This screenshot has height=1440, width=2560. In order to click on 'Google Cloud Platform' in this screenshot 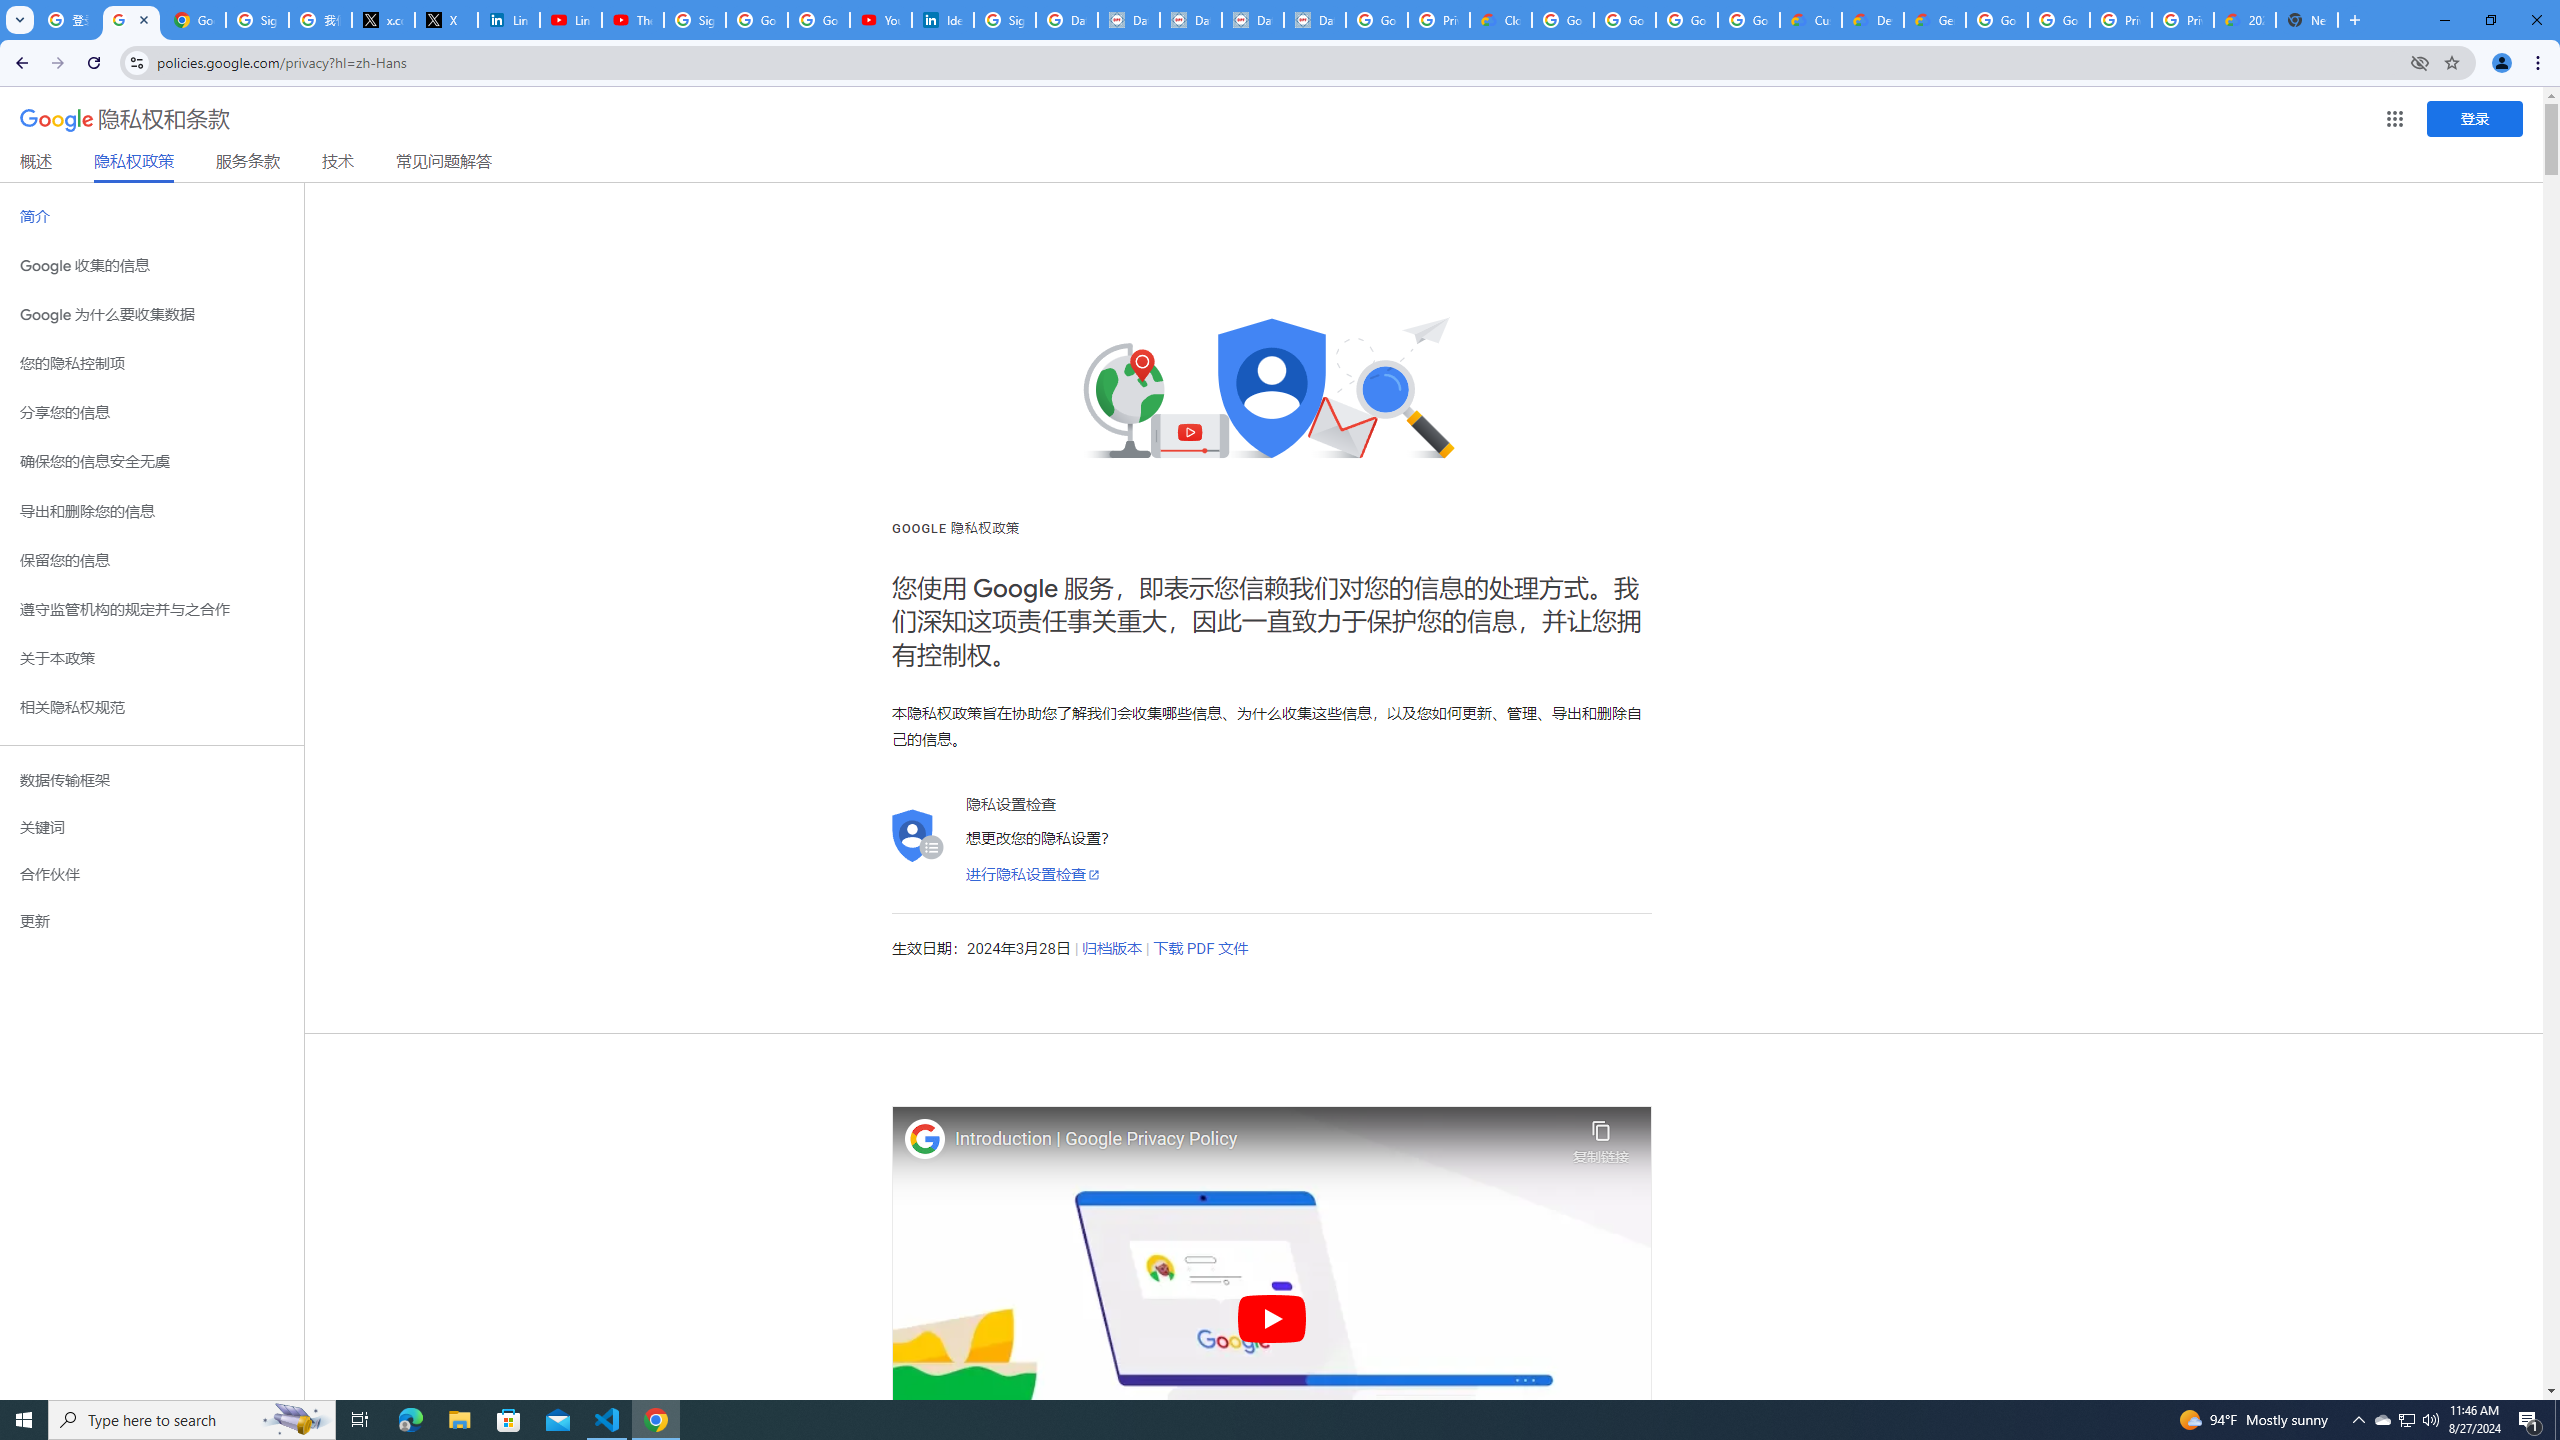, I will do `click(2058, 19)`.